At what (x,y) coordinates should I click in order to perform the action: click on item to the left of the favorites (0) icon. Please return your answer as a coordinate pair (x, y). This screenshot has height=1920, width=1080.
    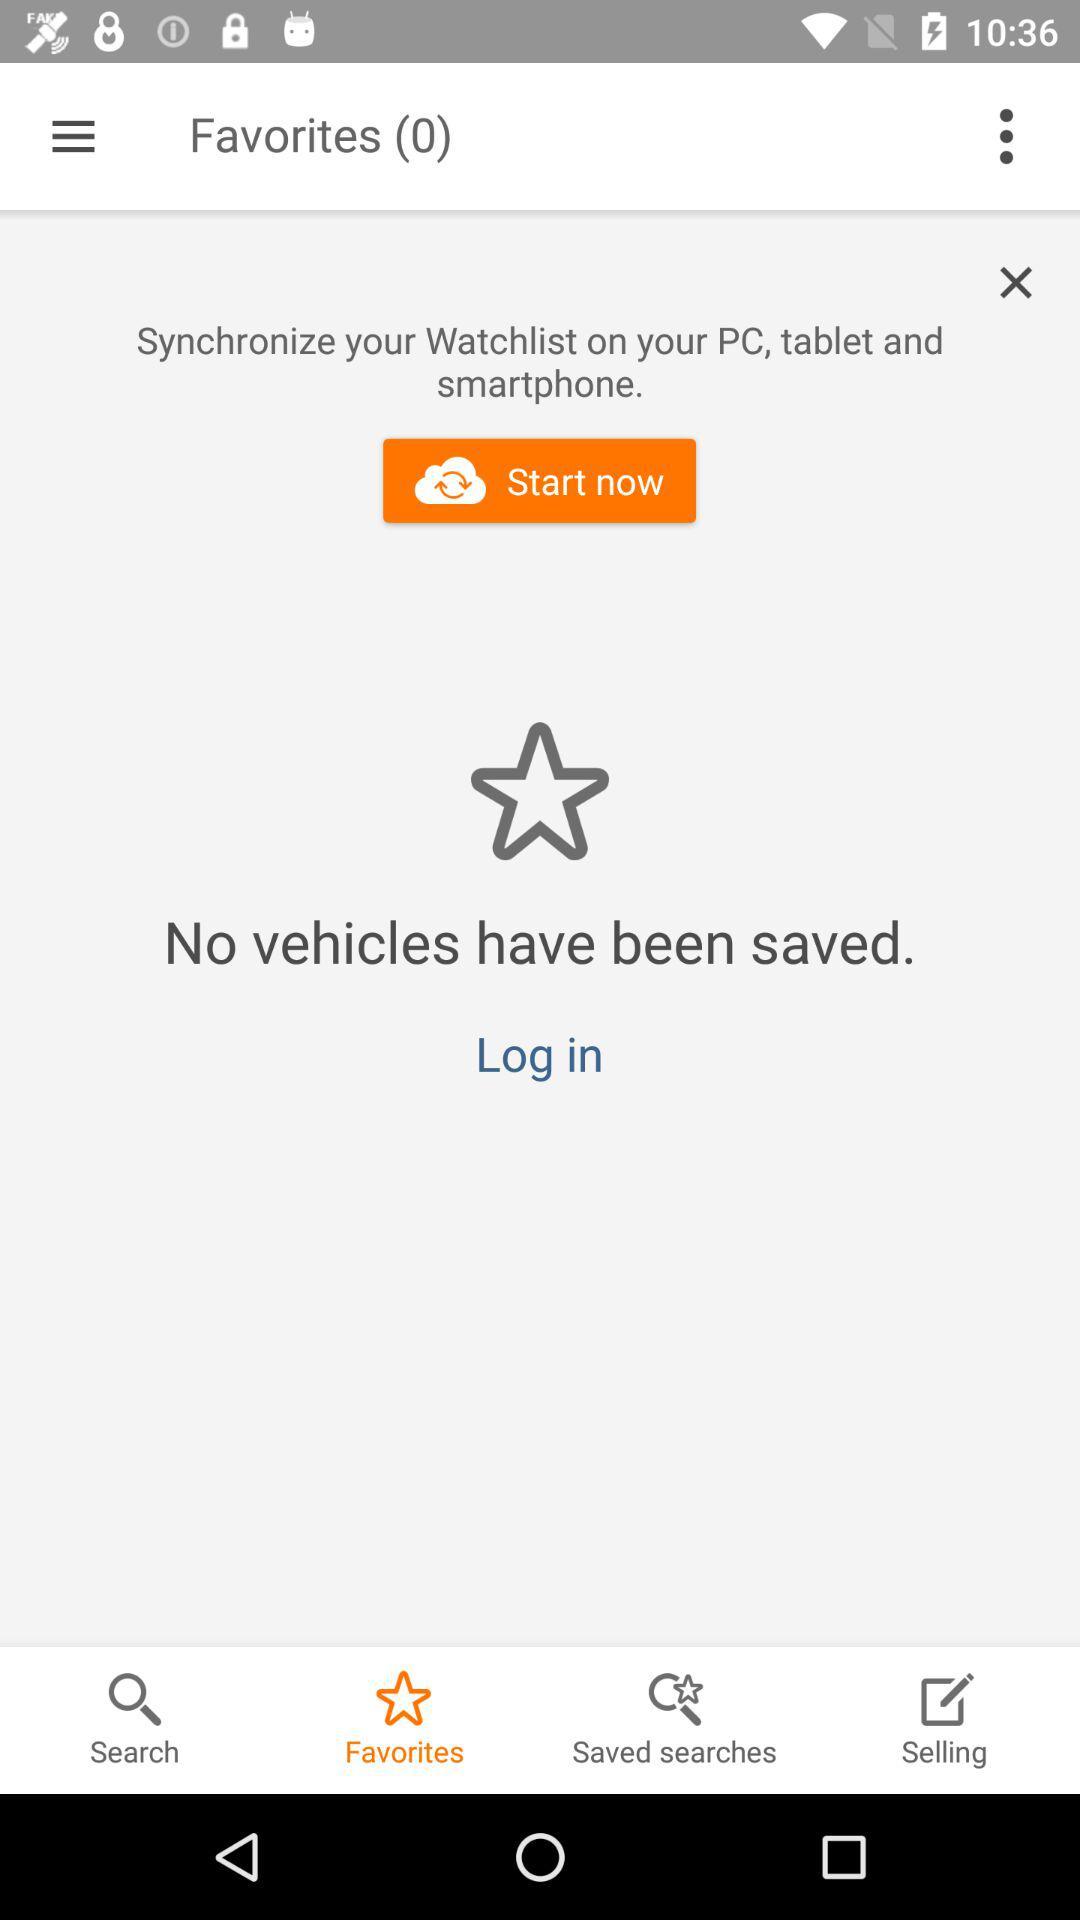
    Looking at the image, I should click on (72, 135).